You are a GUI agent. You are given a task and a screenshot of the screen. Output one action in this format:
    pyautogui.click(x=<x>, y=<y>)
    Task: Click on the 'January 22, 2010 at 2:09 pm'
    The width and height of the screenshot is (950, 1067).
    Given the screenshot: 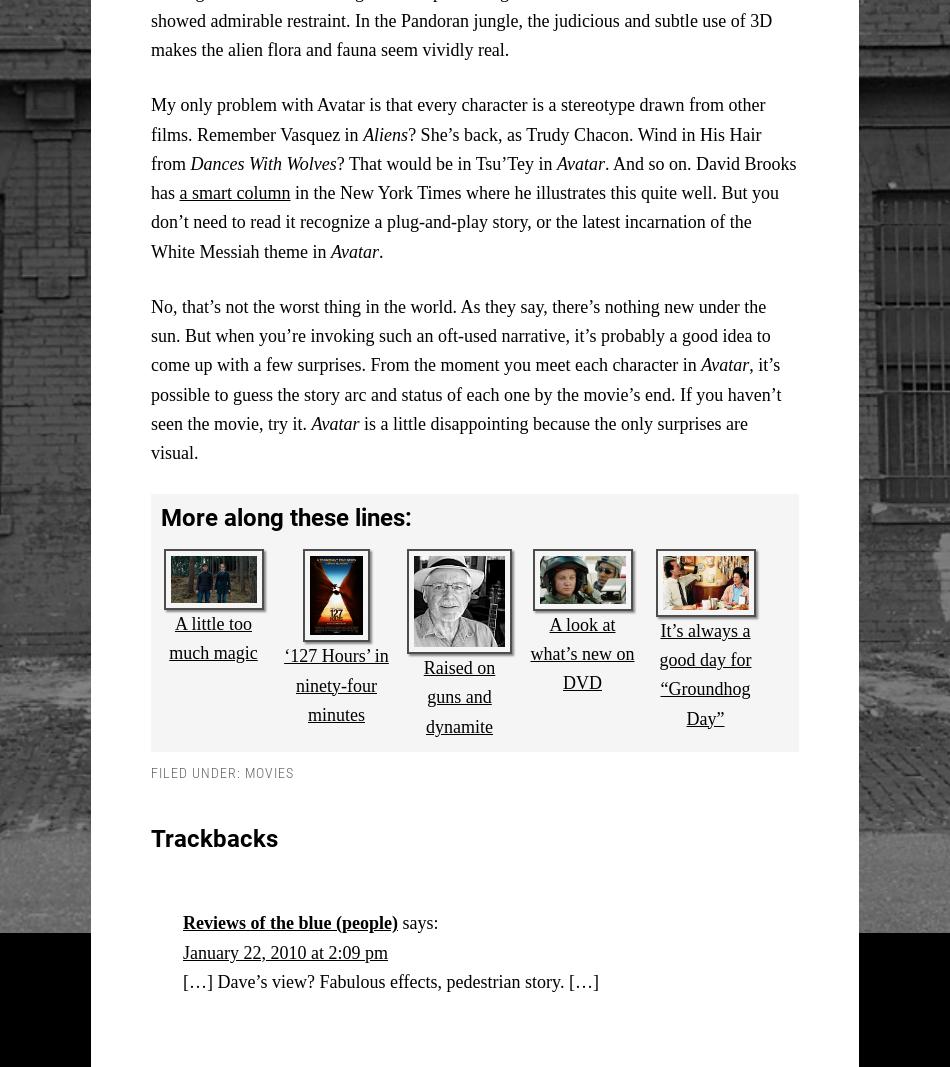 What is the action you would take?
    pyautogui.click(x=284, y=951)
    